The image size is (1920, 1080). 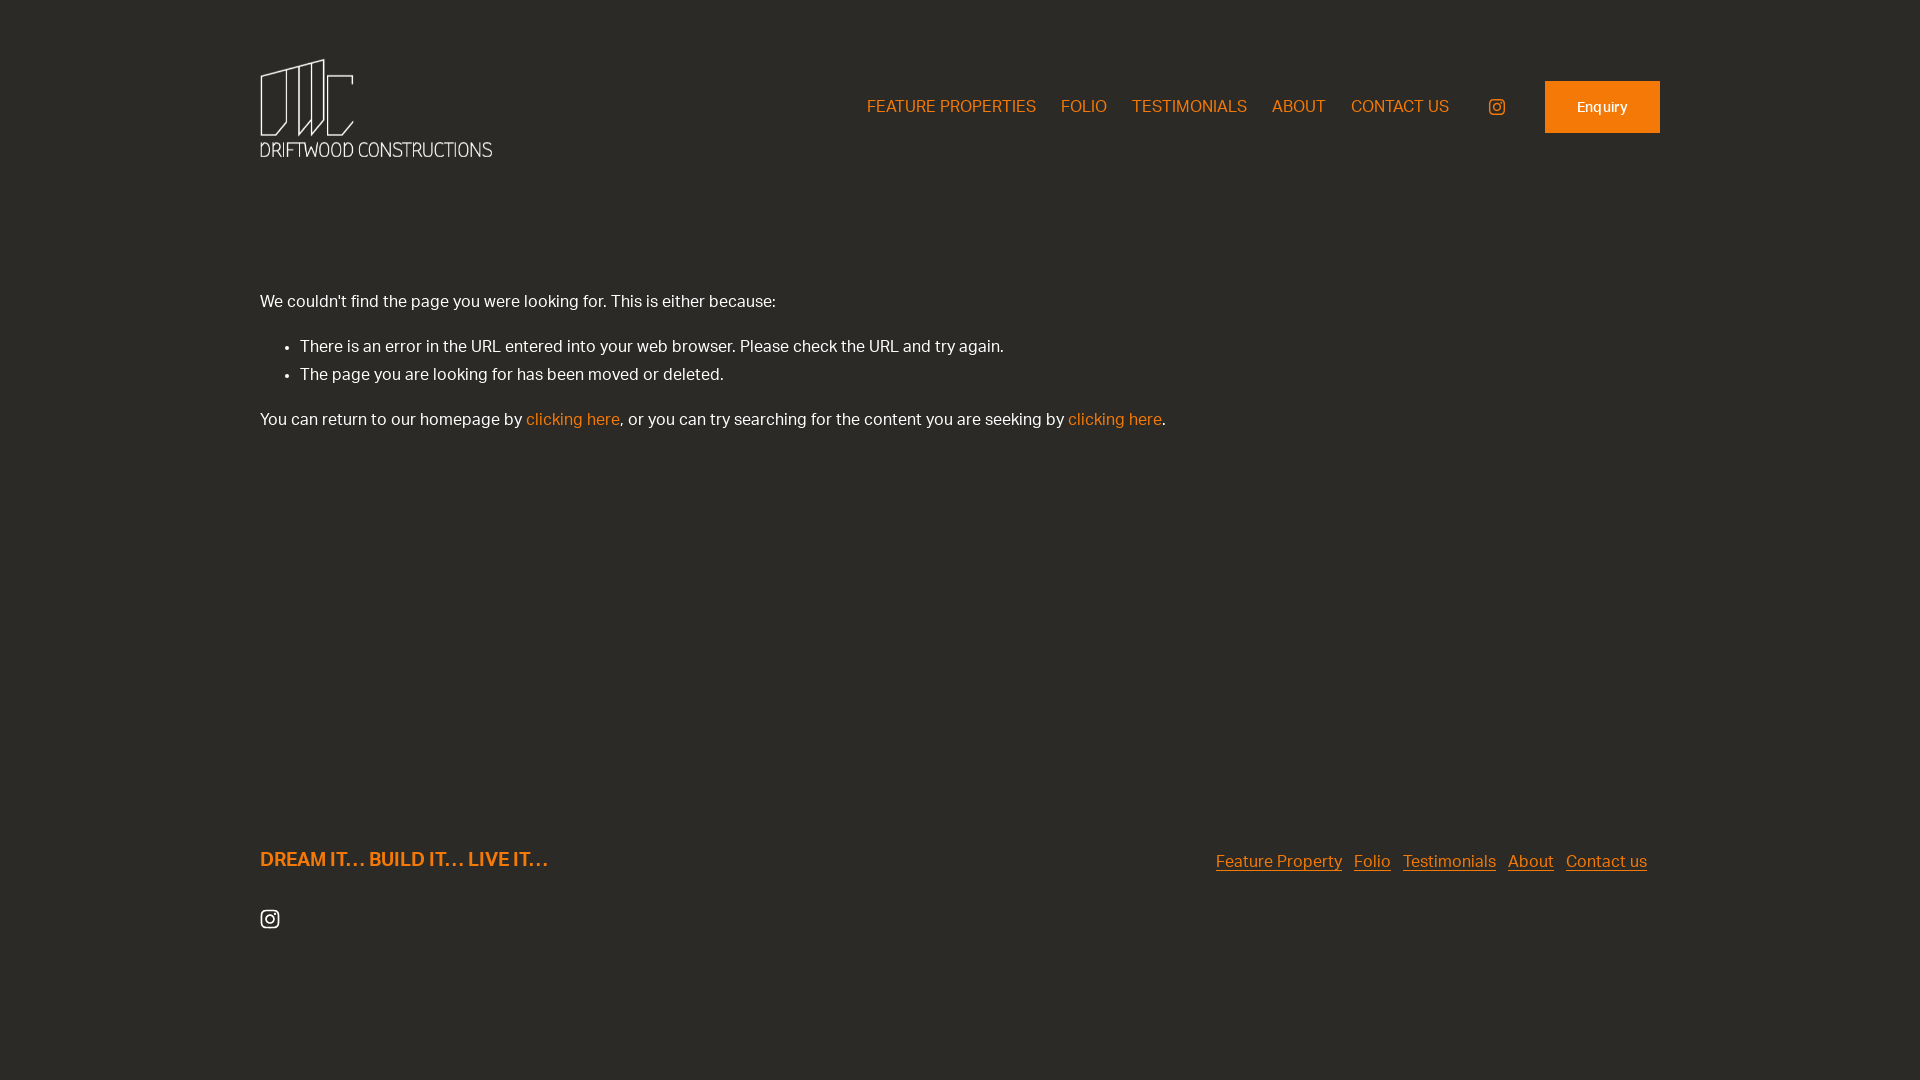 What do you see at coordinates (1371, 861) in the screenshot?
I see `'Folio'` at bounding box center [1371, 861].